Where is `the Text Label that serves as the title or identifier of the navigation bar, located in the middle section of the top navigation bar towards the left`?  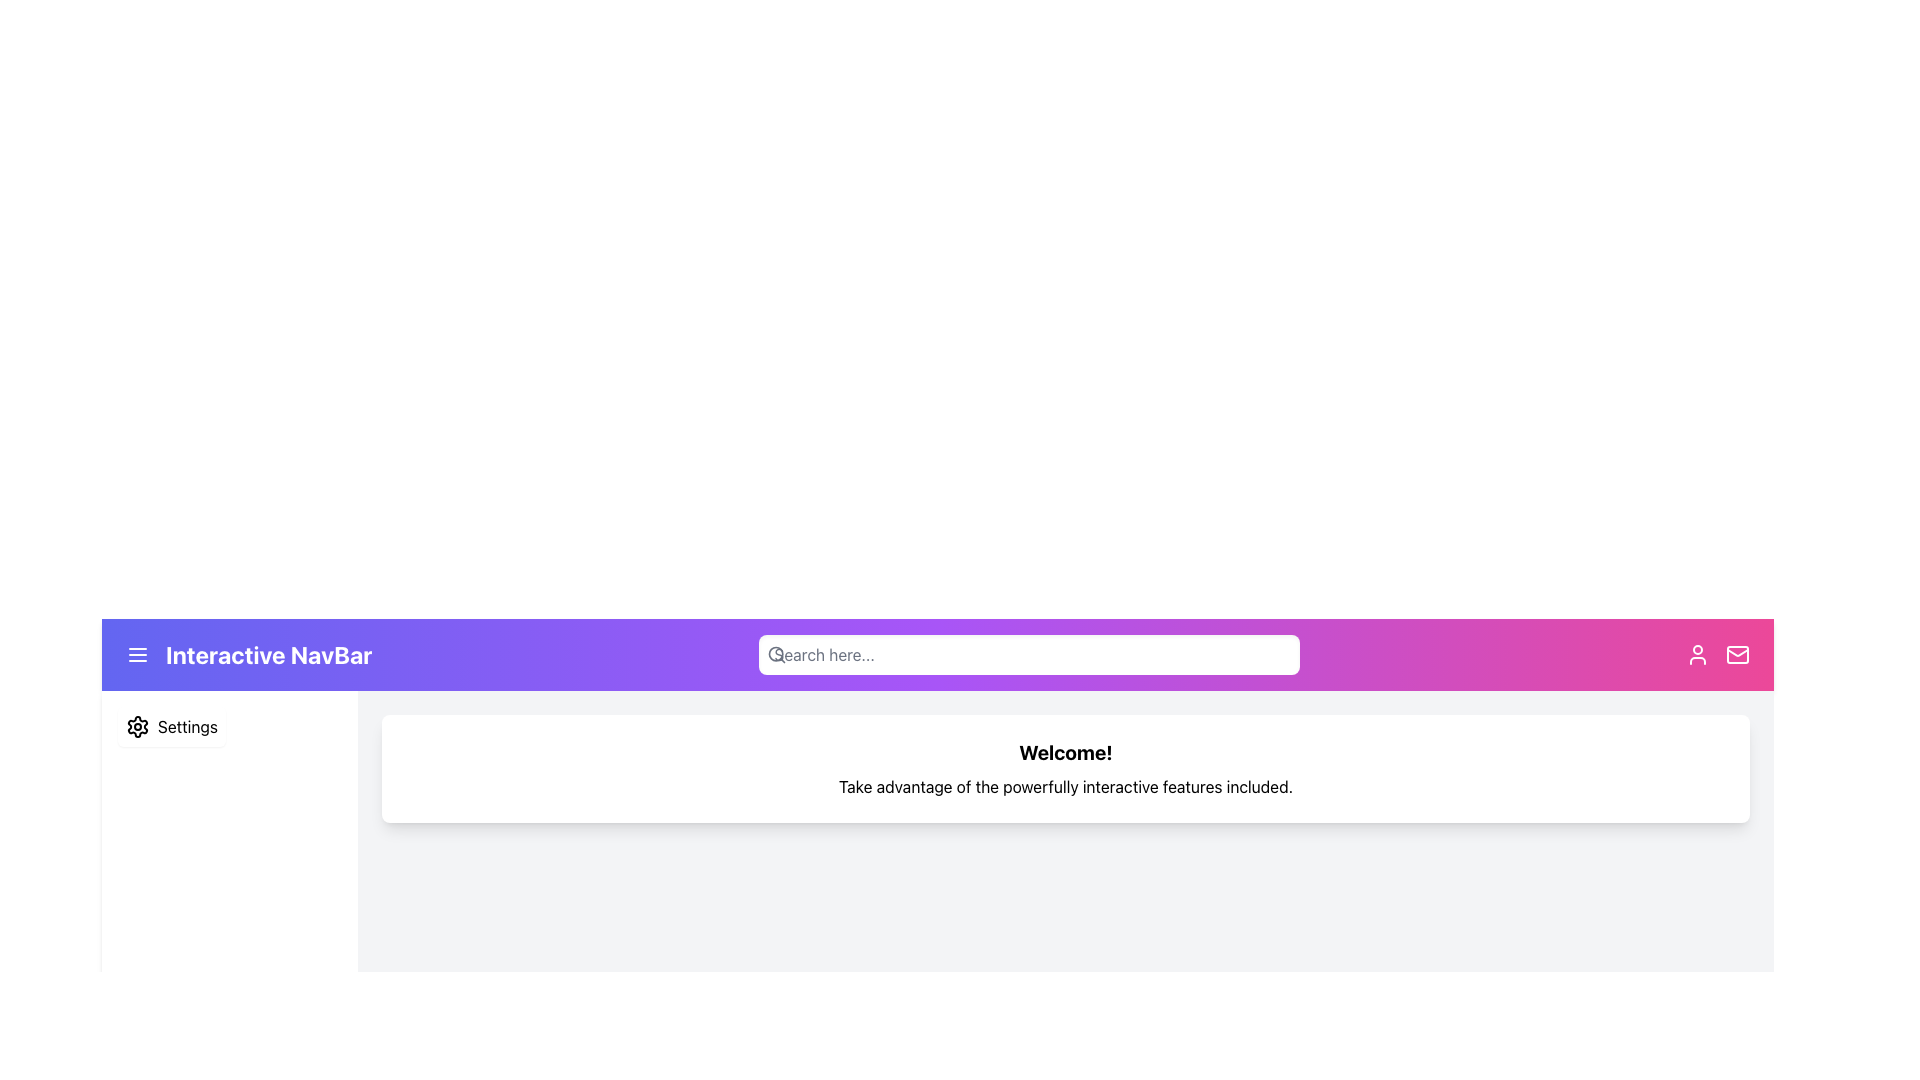 the Text Label that serves as the title or identifier of the navigation bar, located in the middle section of the top navigation bar towards the left is located at coordinates (268, 655).